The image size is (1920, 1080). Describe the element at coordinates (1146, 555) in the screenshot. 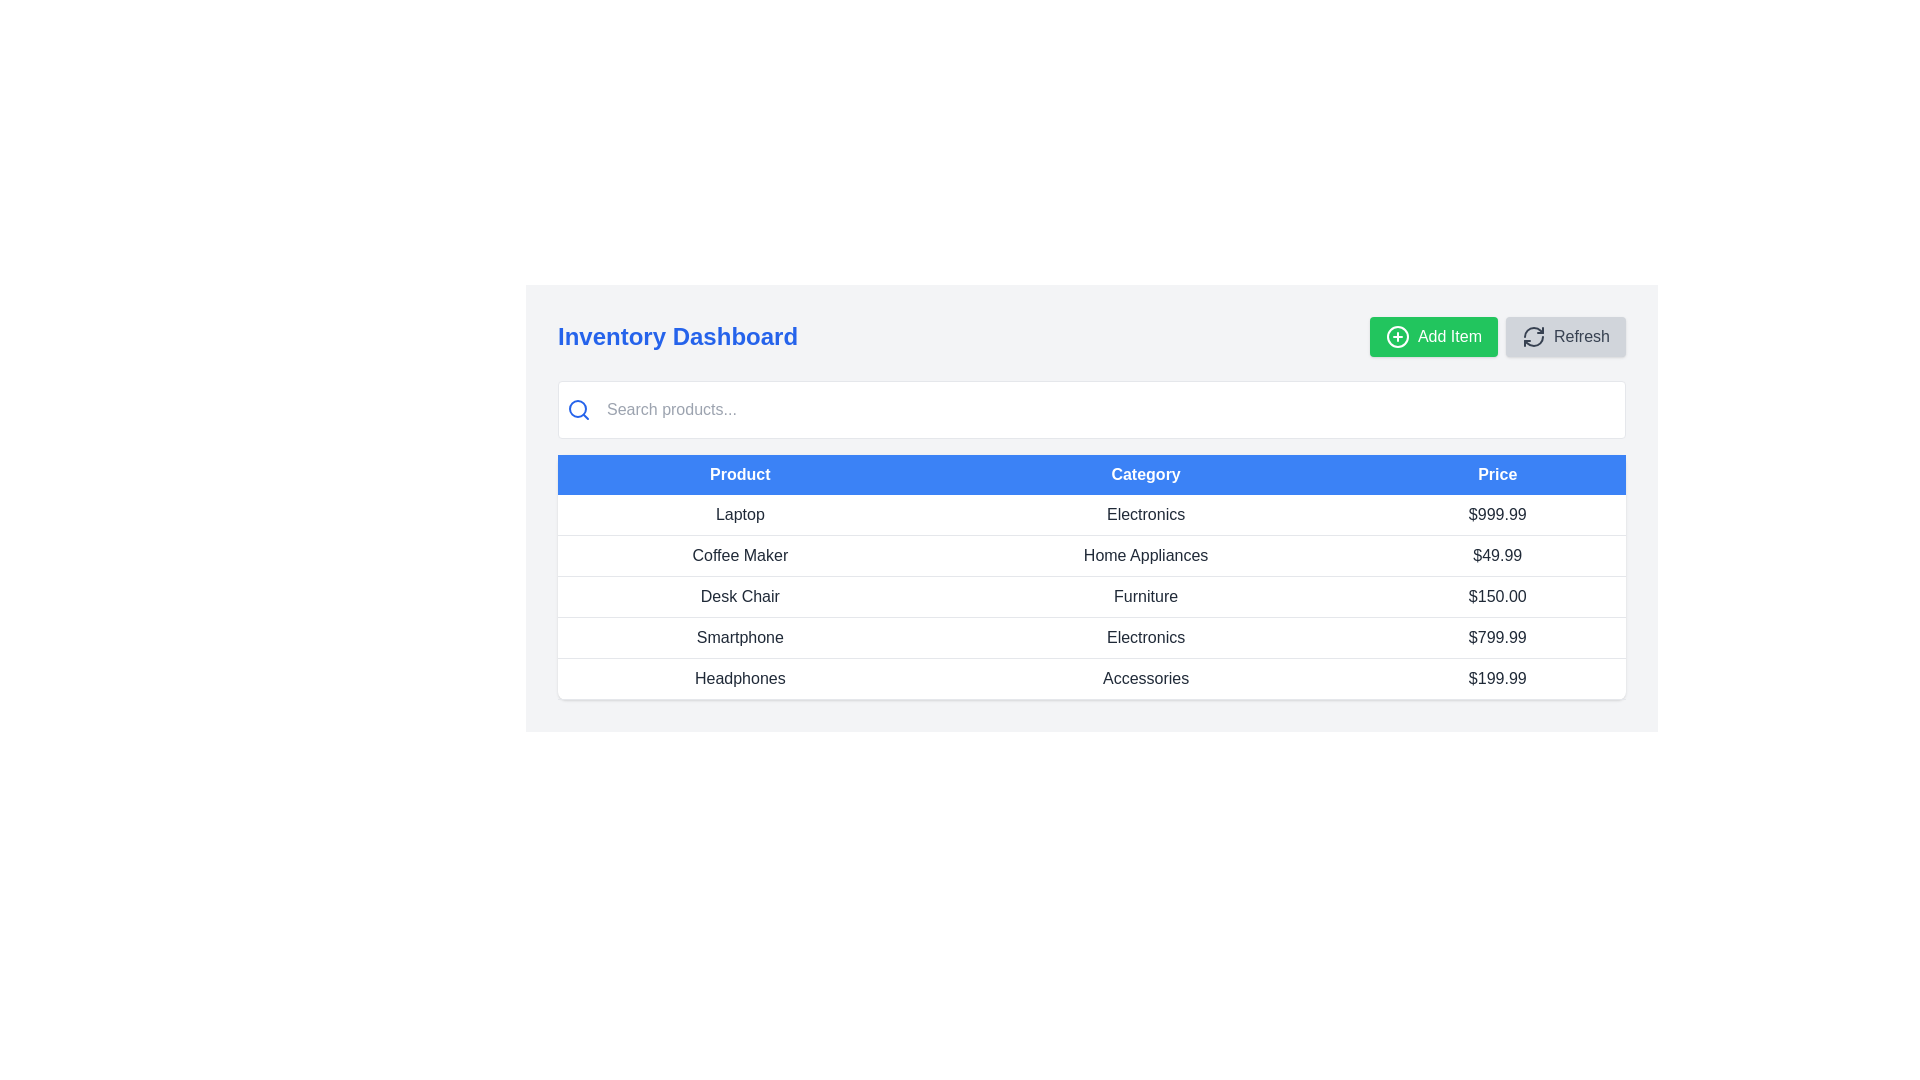

I see `the 'Home Appliances' text label located in the second row of the table under the 'Category' column` at that location.